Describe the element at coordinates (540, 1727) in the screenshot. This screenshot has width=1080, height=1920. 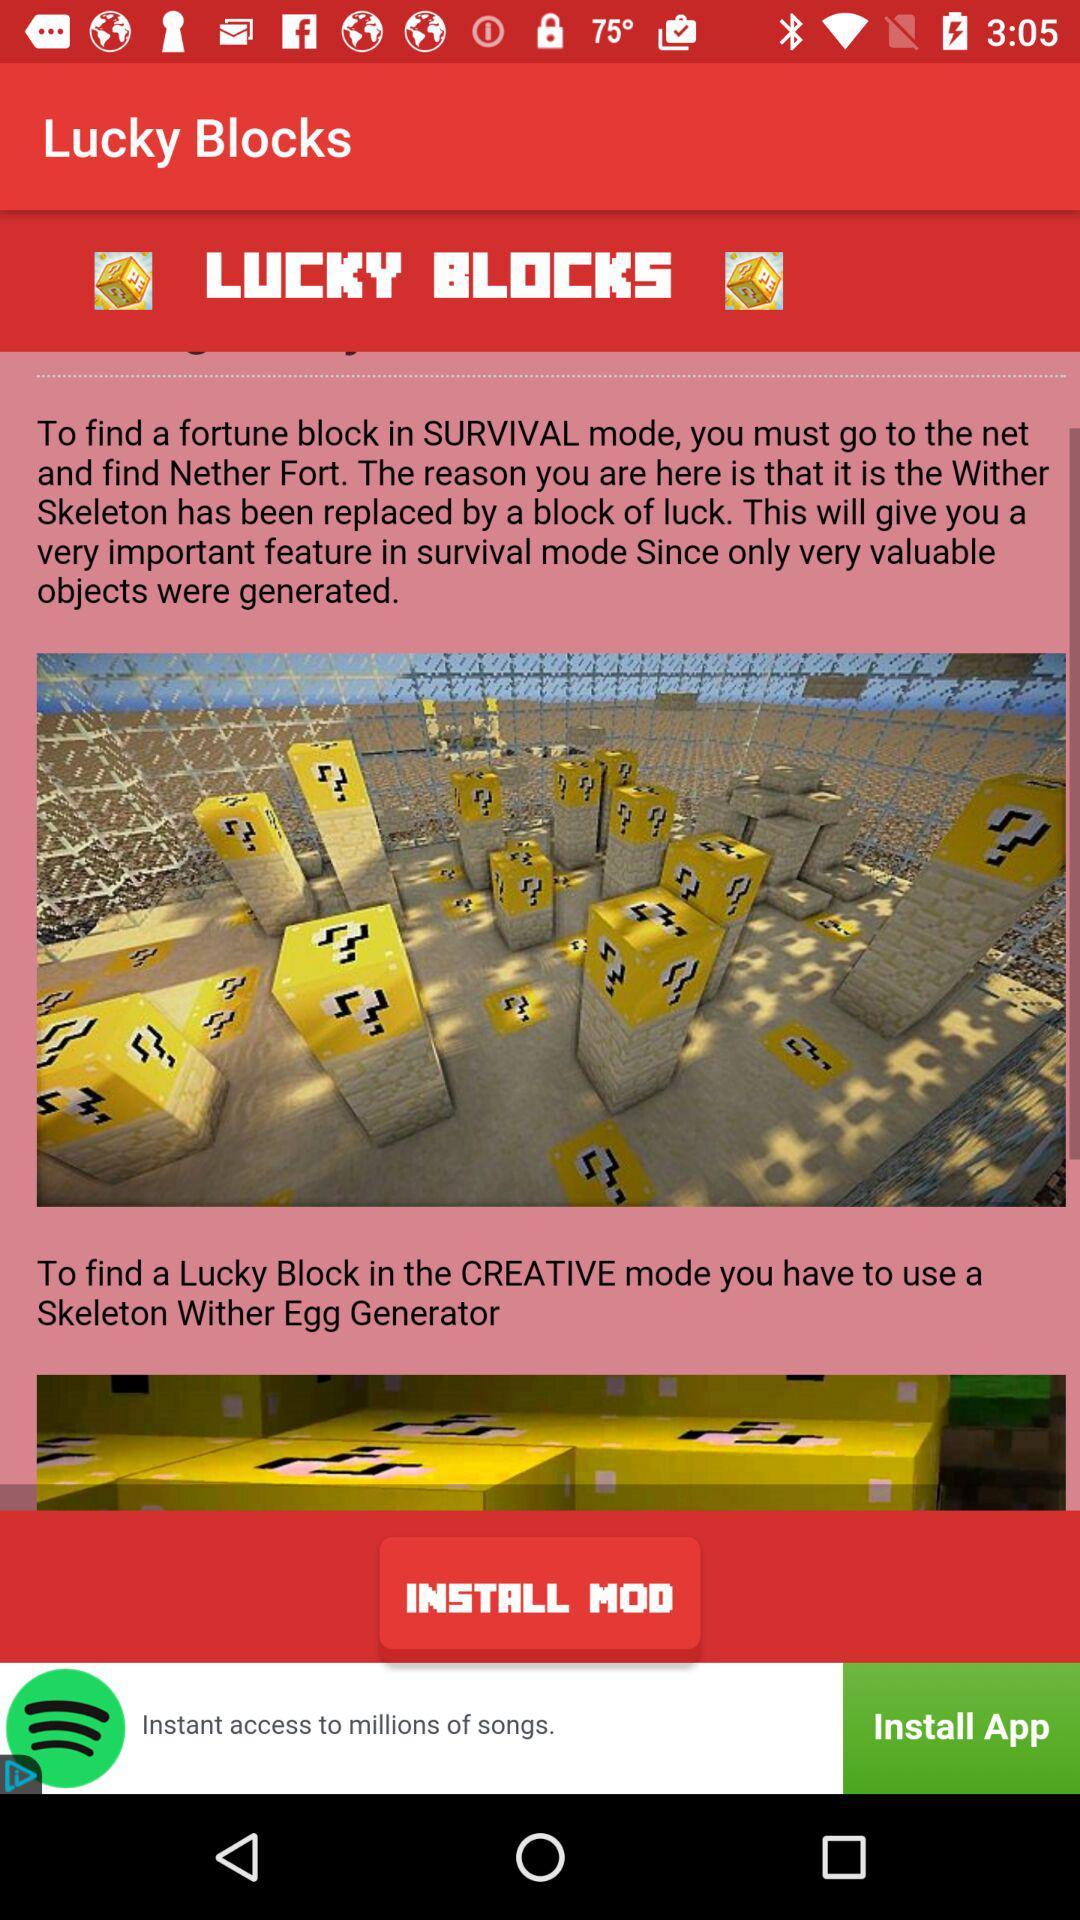
I see `install app` at that location.